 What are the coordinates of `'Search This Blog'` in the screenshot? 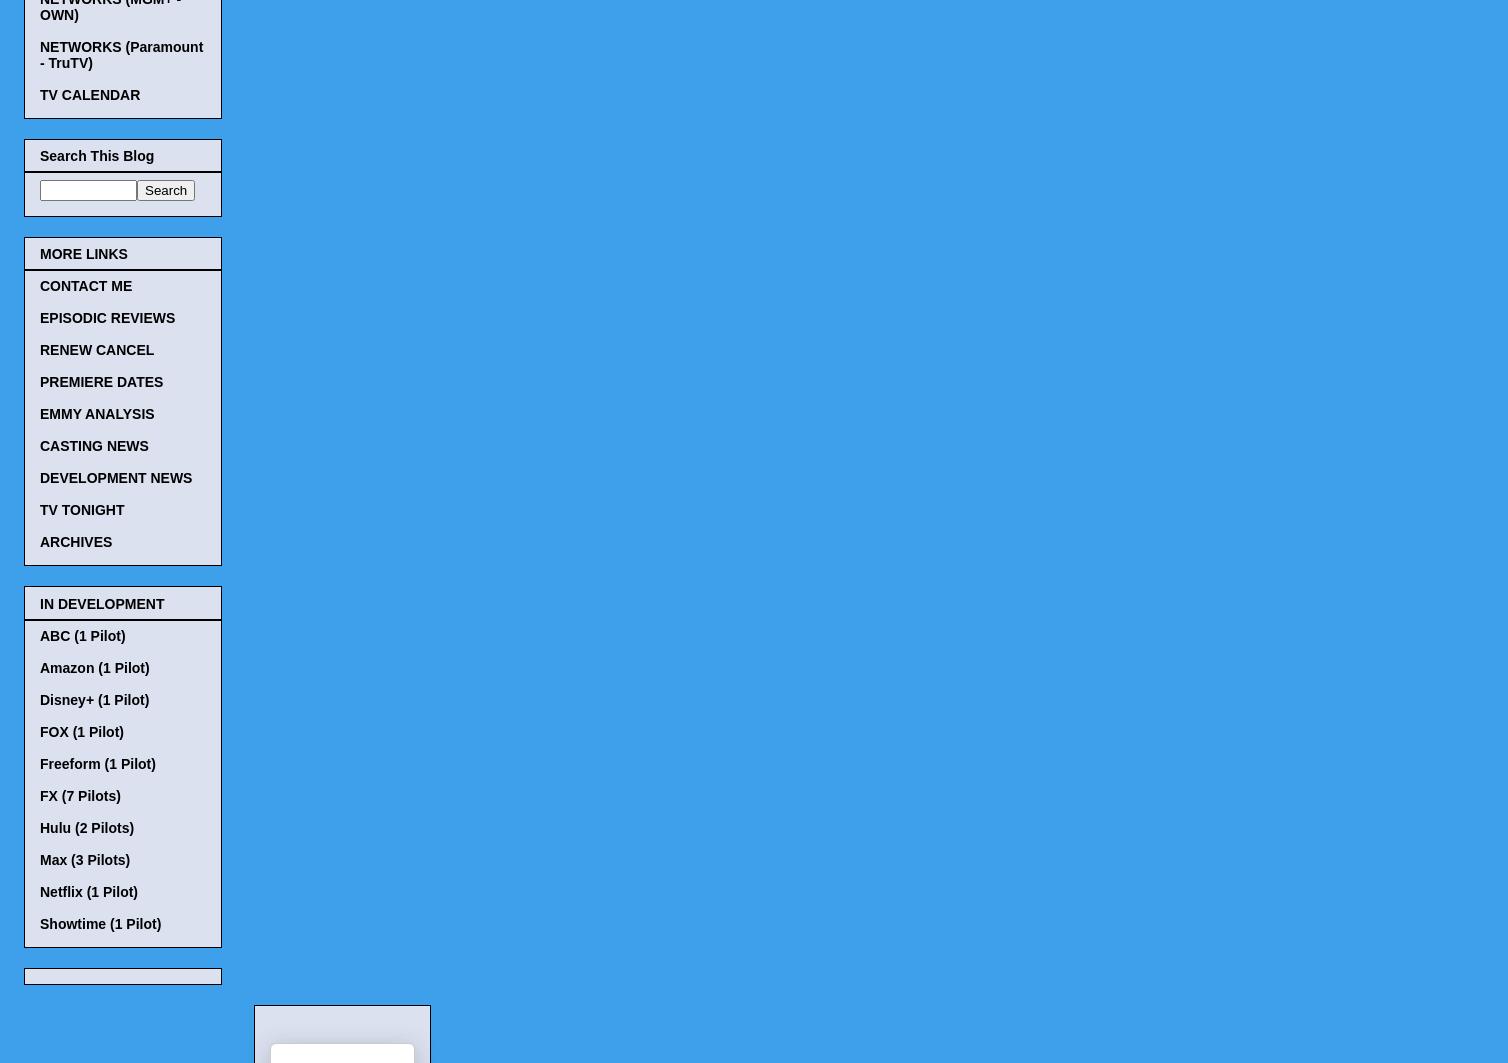 It's located at (96, 156).